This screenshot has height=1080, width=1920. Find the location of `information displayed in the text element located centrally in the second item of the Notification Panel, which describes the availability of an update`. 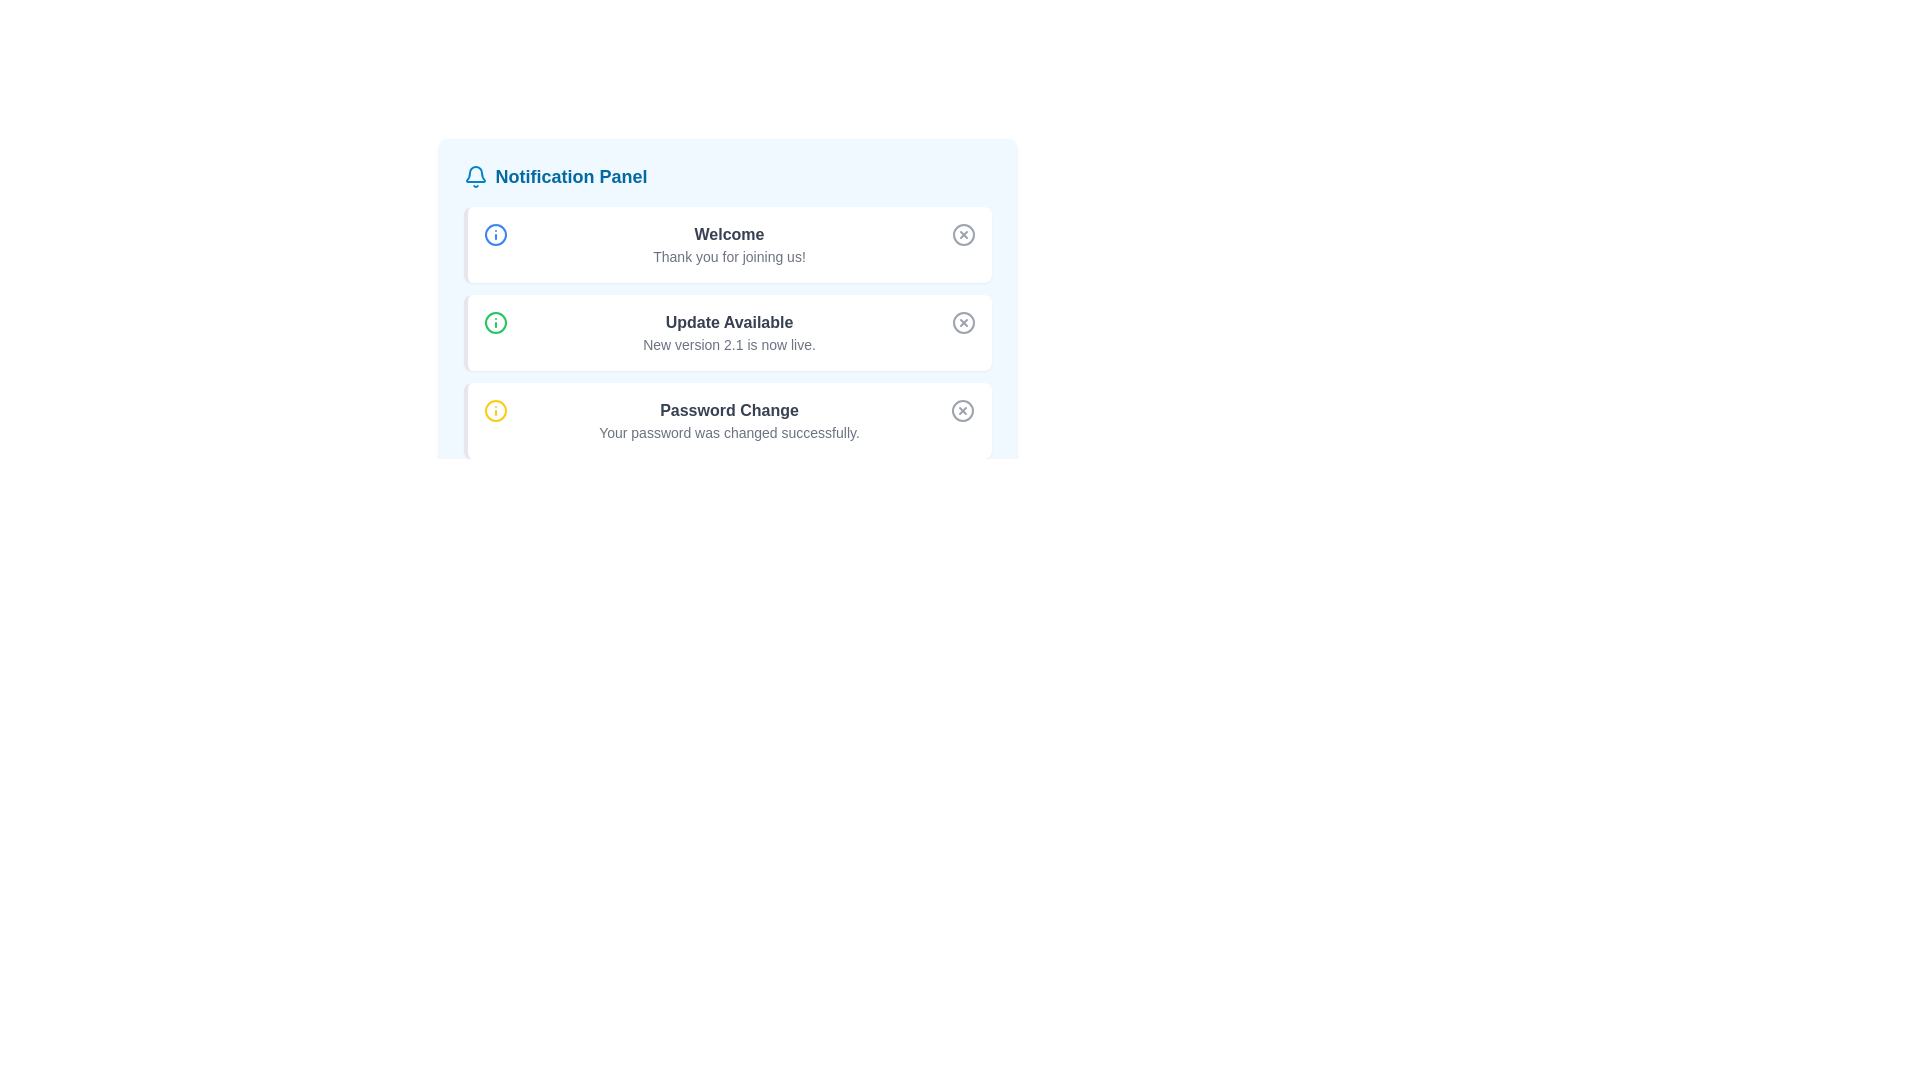

information displayed in the text element located centrally in the second item of the Notification Panel, which describes the availability of an update is located at coordinates (728, 331).